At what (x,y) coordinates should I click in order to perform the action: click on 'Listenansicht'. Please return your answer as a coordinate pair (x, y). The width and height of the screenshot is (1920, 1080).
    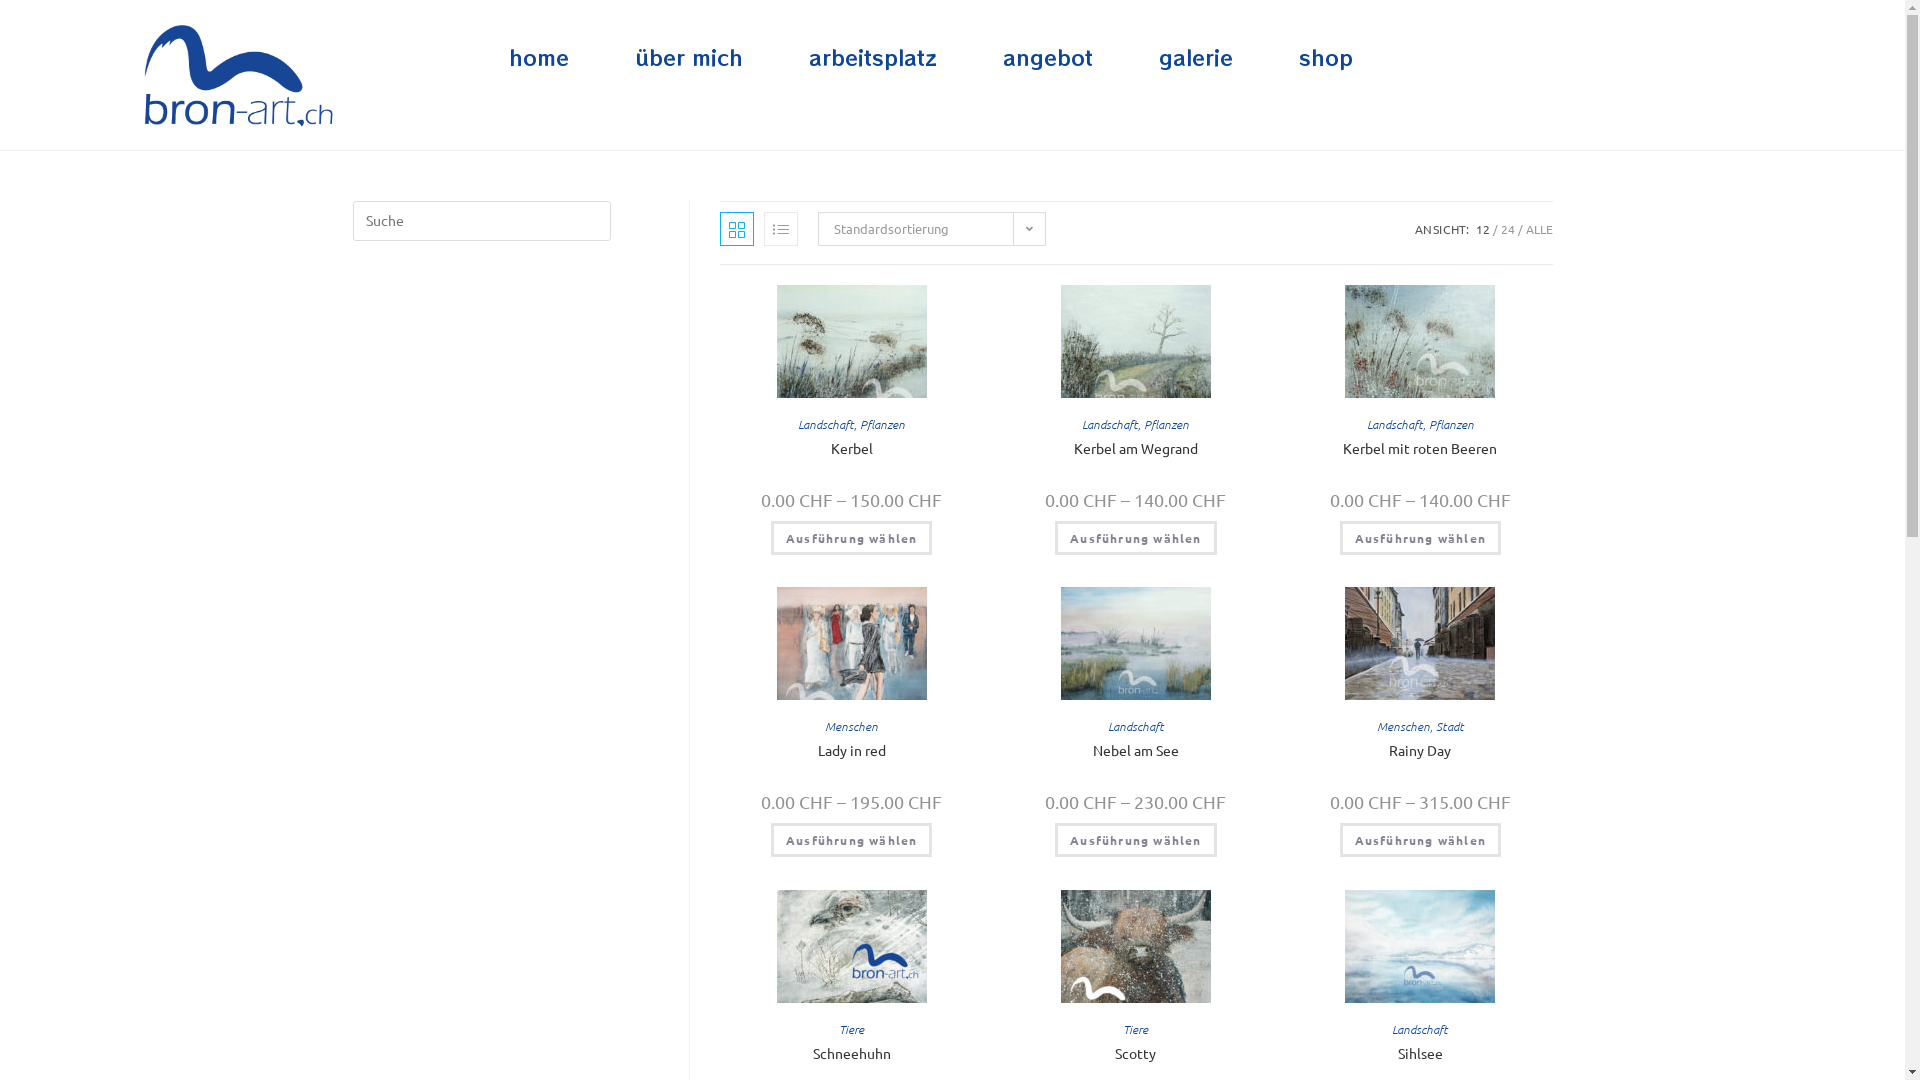
    Looking at the image, I should click on (780, 227).